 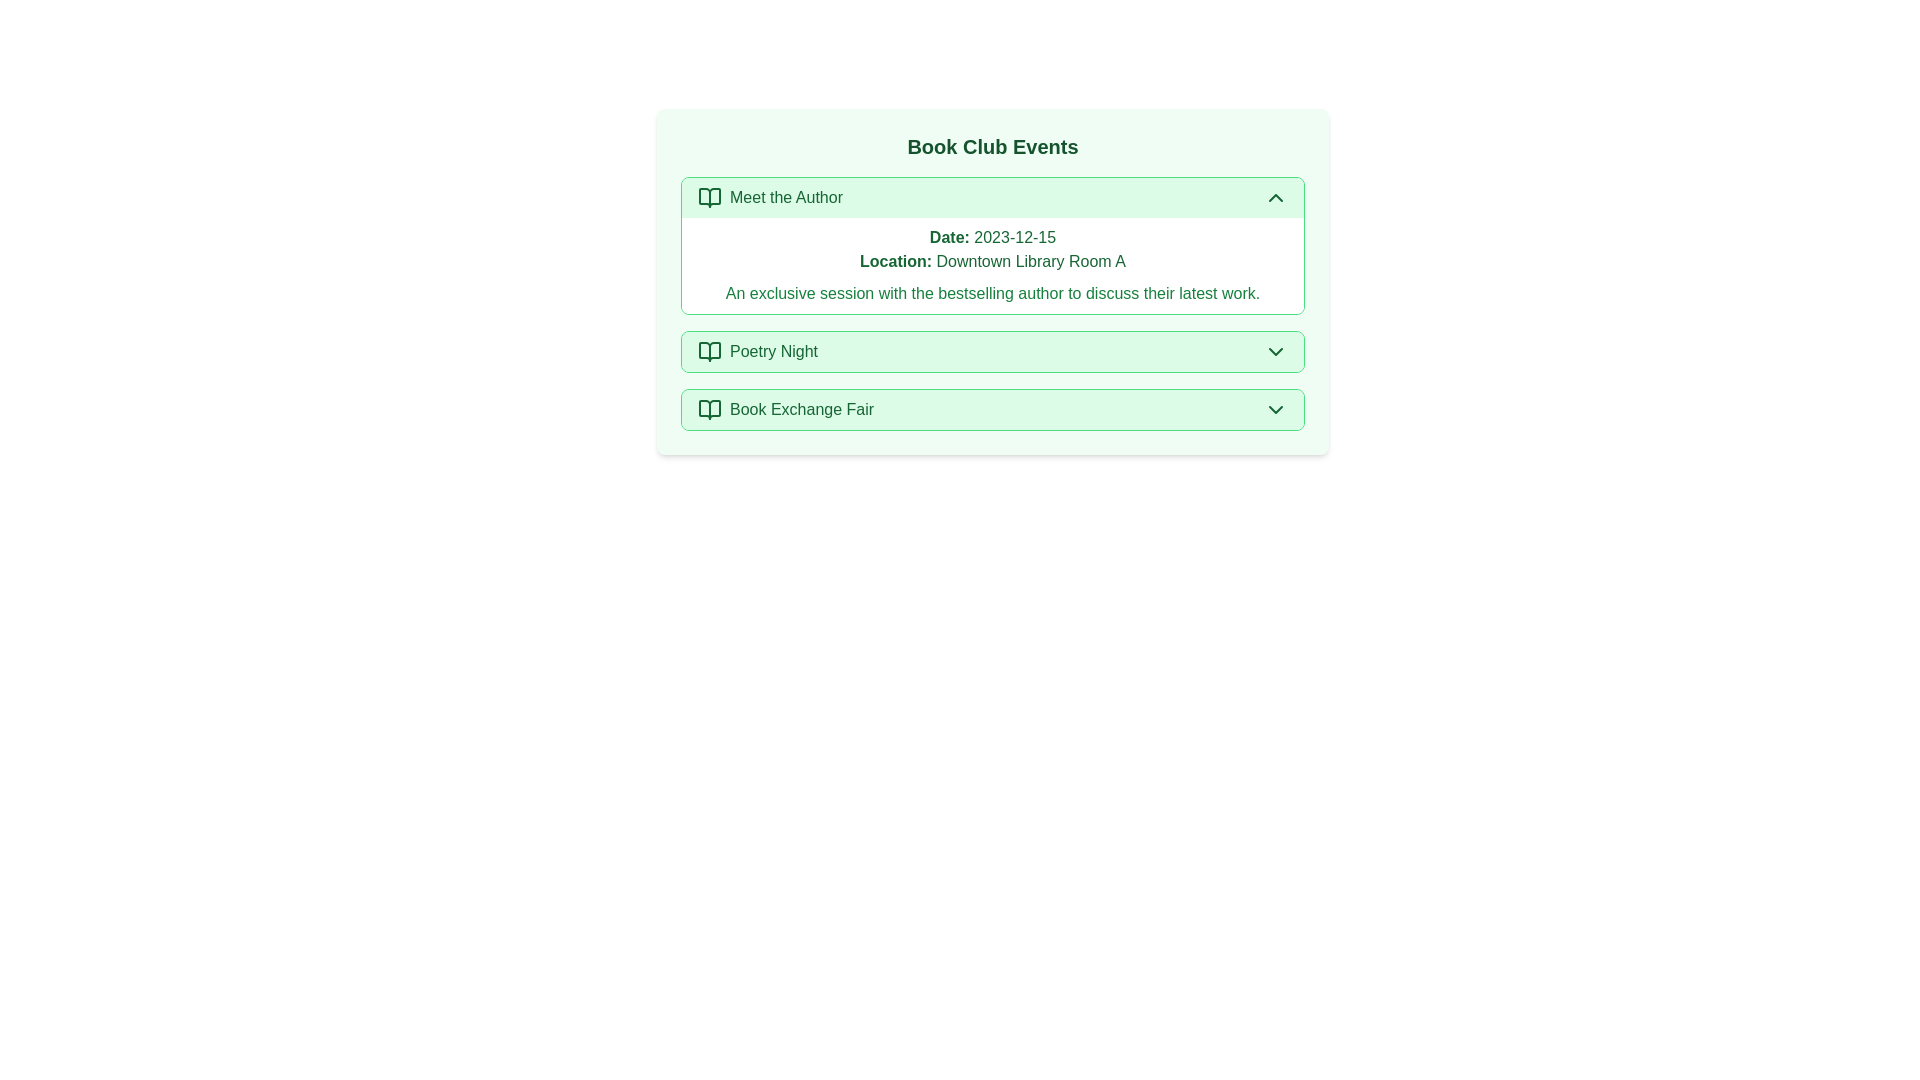 What do you see at coordinates (769, 197) in the screenshot?
I see `the List Header with Icon` at bounding box center [769, 197].